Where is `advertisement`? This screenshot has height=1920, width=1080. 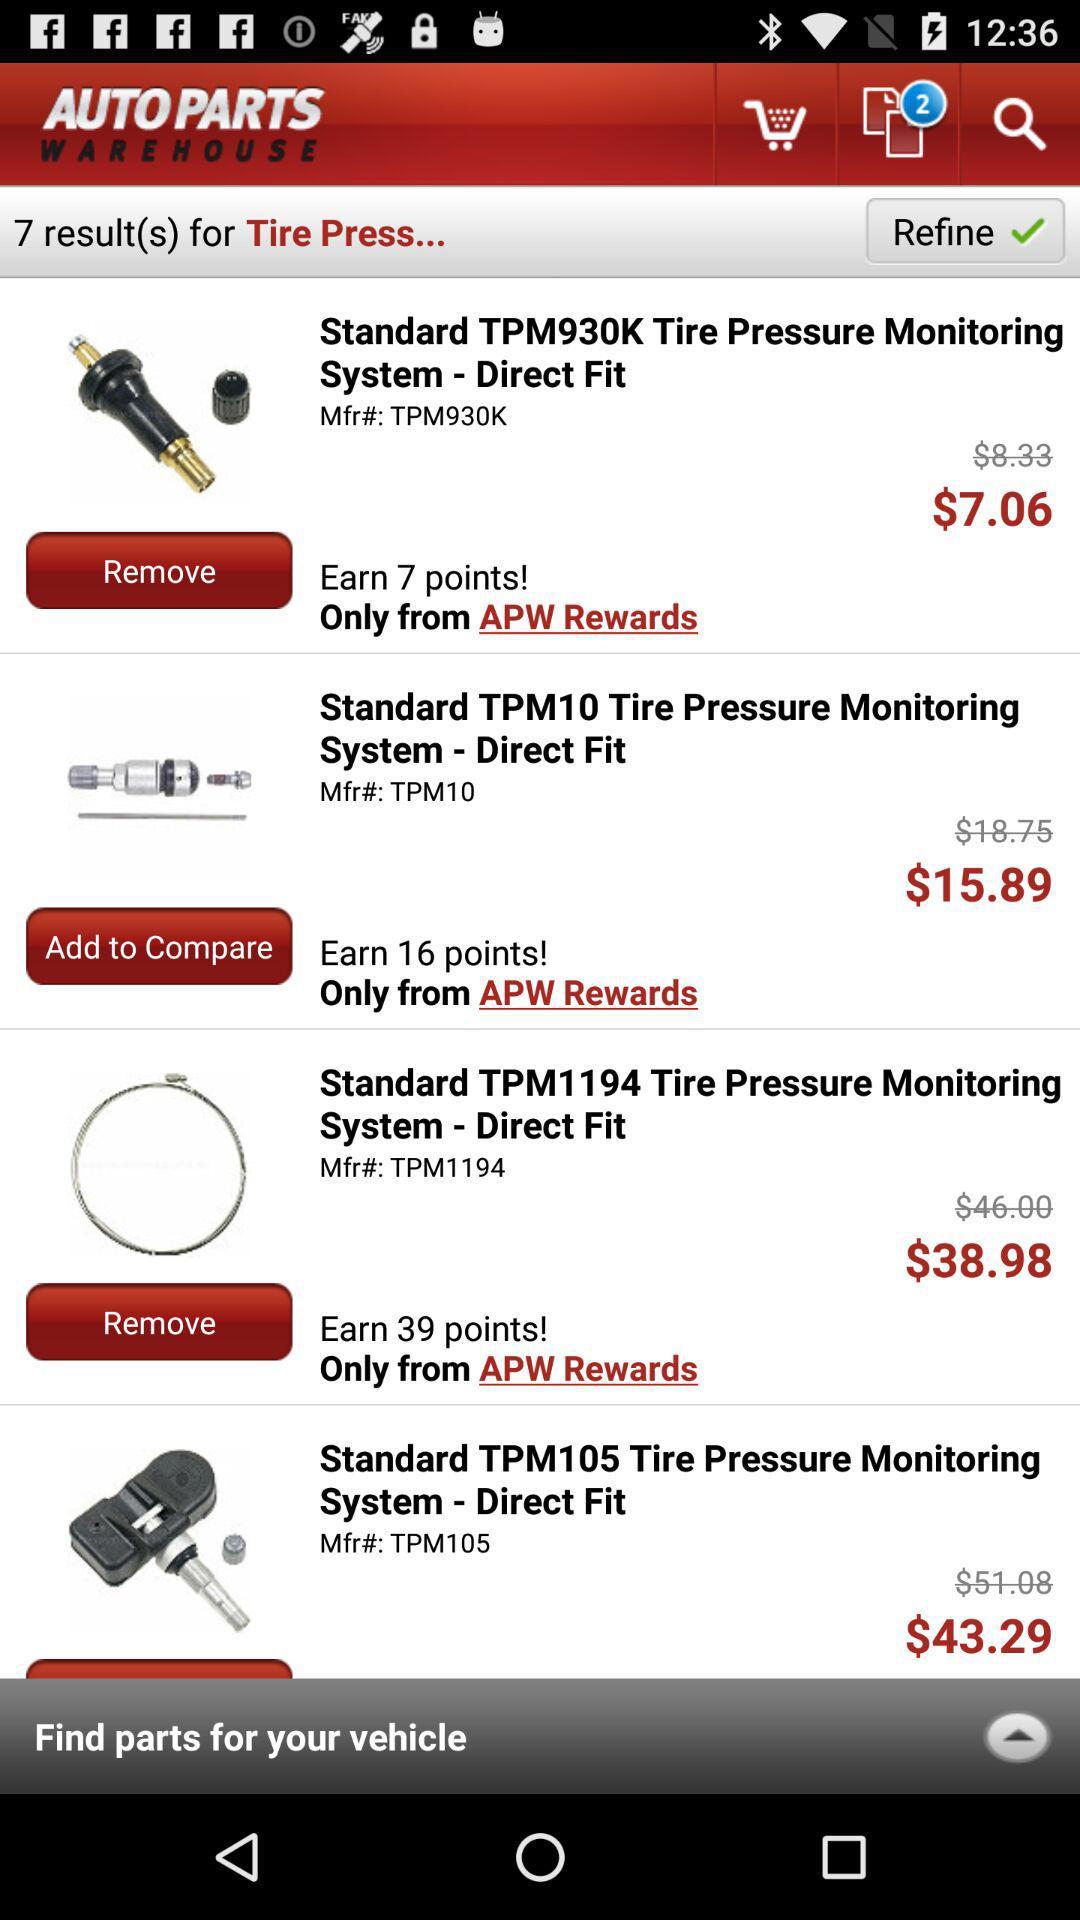
advertisement is located at coordinates (183, 123).